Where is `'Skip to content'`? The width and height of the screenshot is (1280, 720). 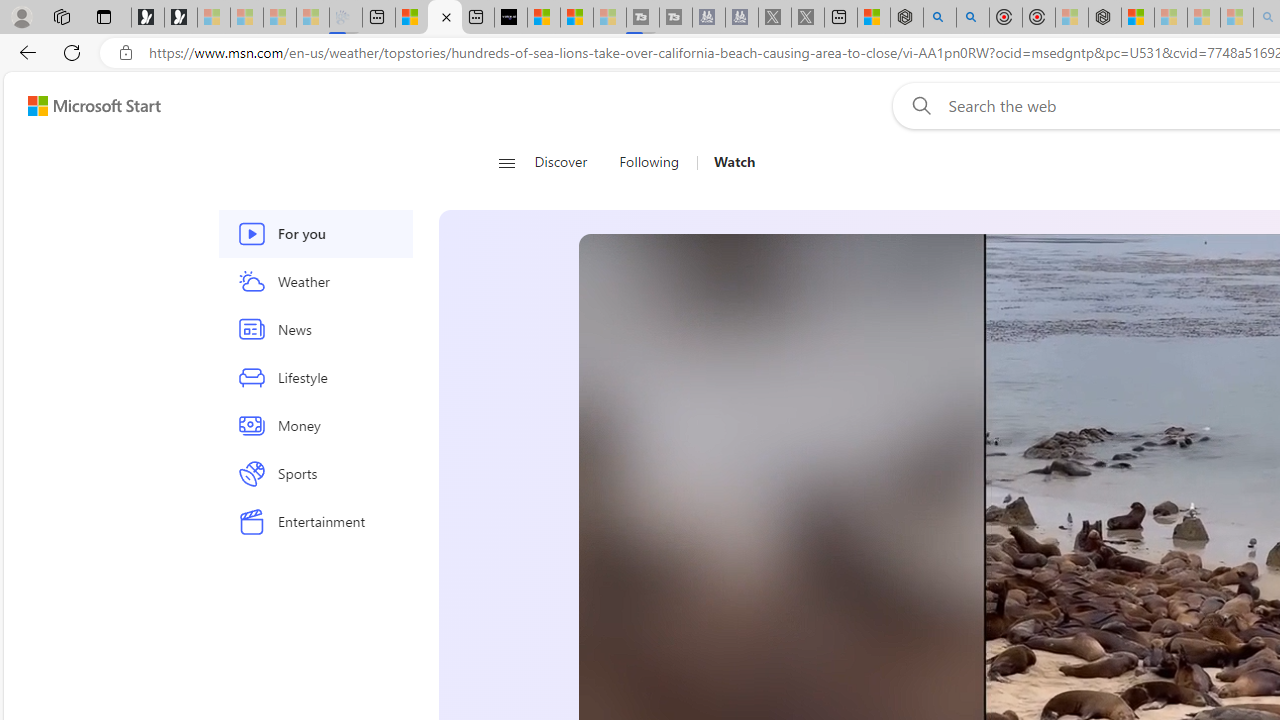 'Skip to content' is located at coordinates (86, 105).